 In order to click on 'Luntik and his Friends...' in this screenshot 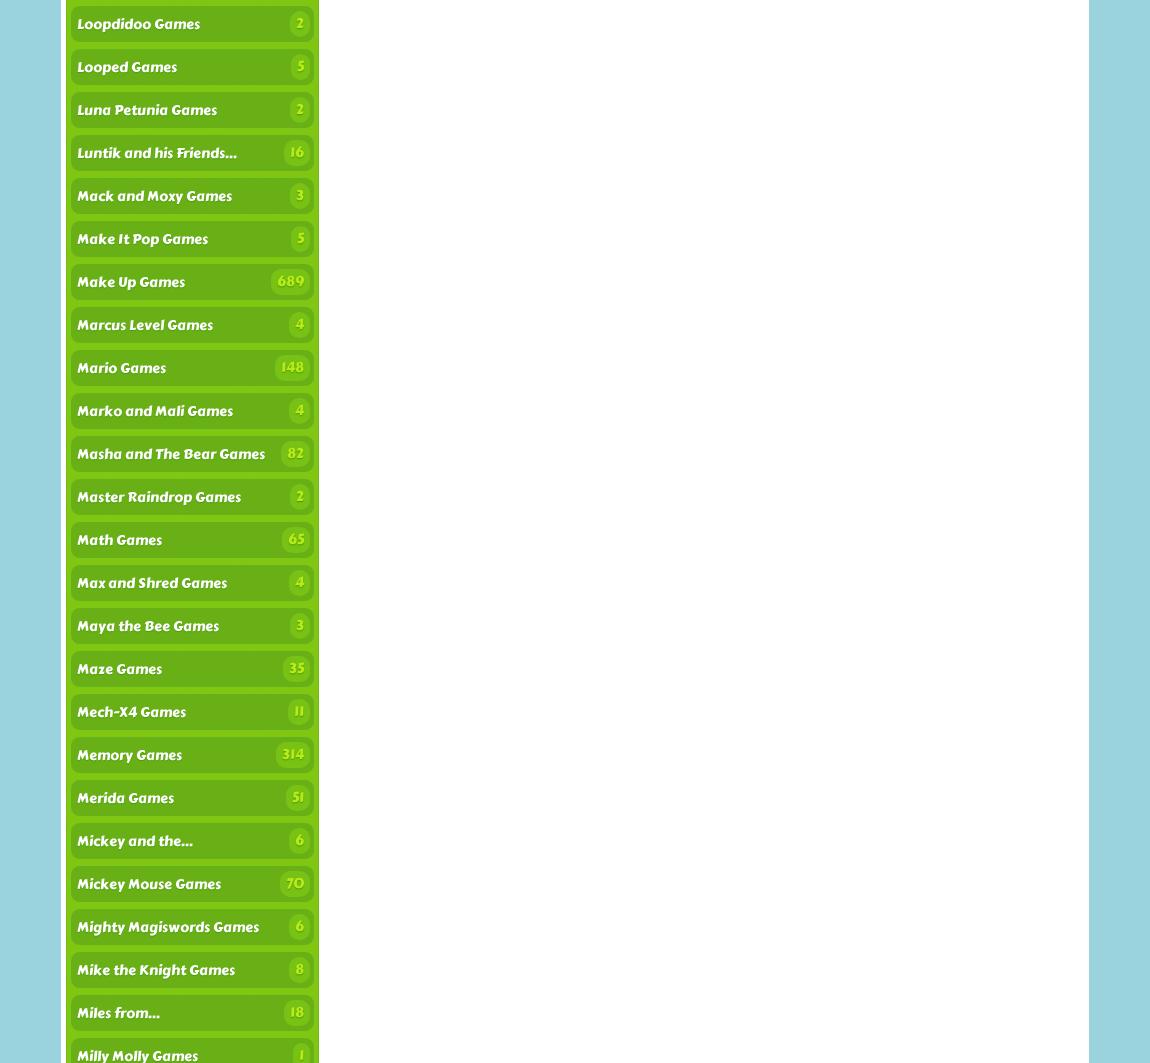, I will do `click(155, 153)`.